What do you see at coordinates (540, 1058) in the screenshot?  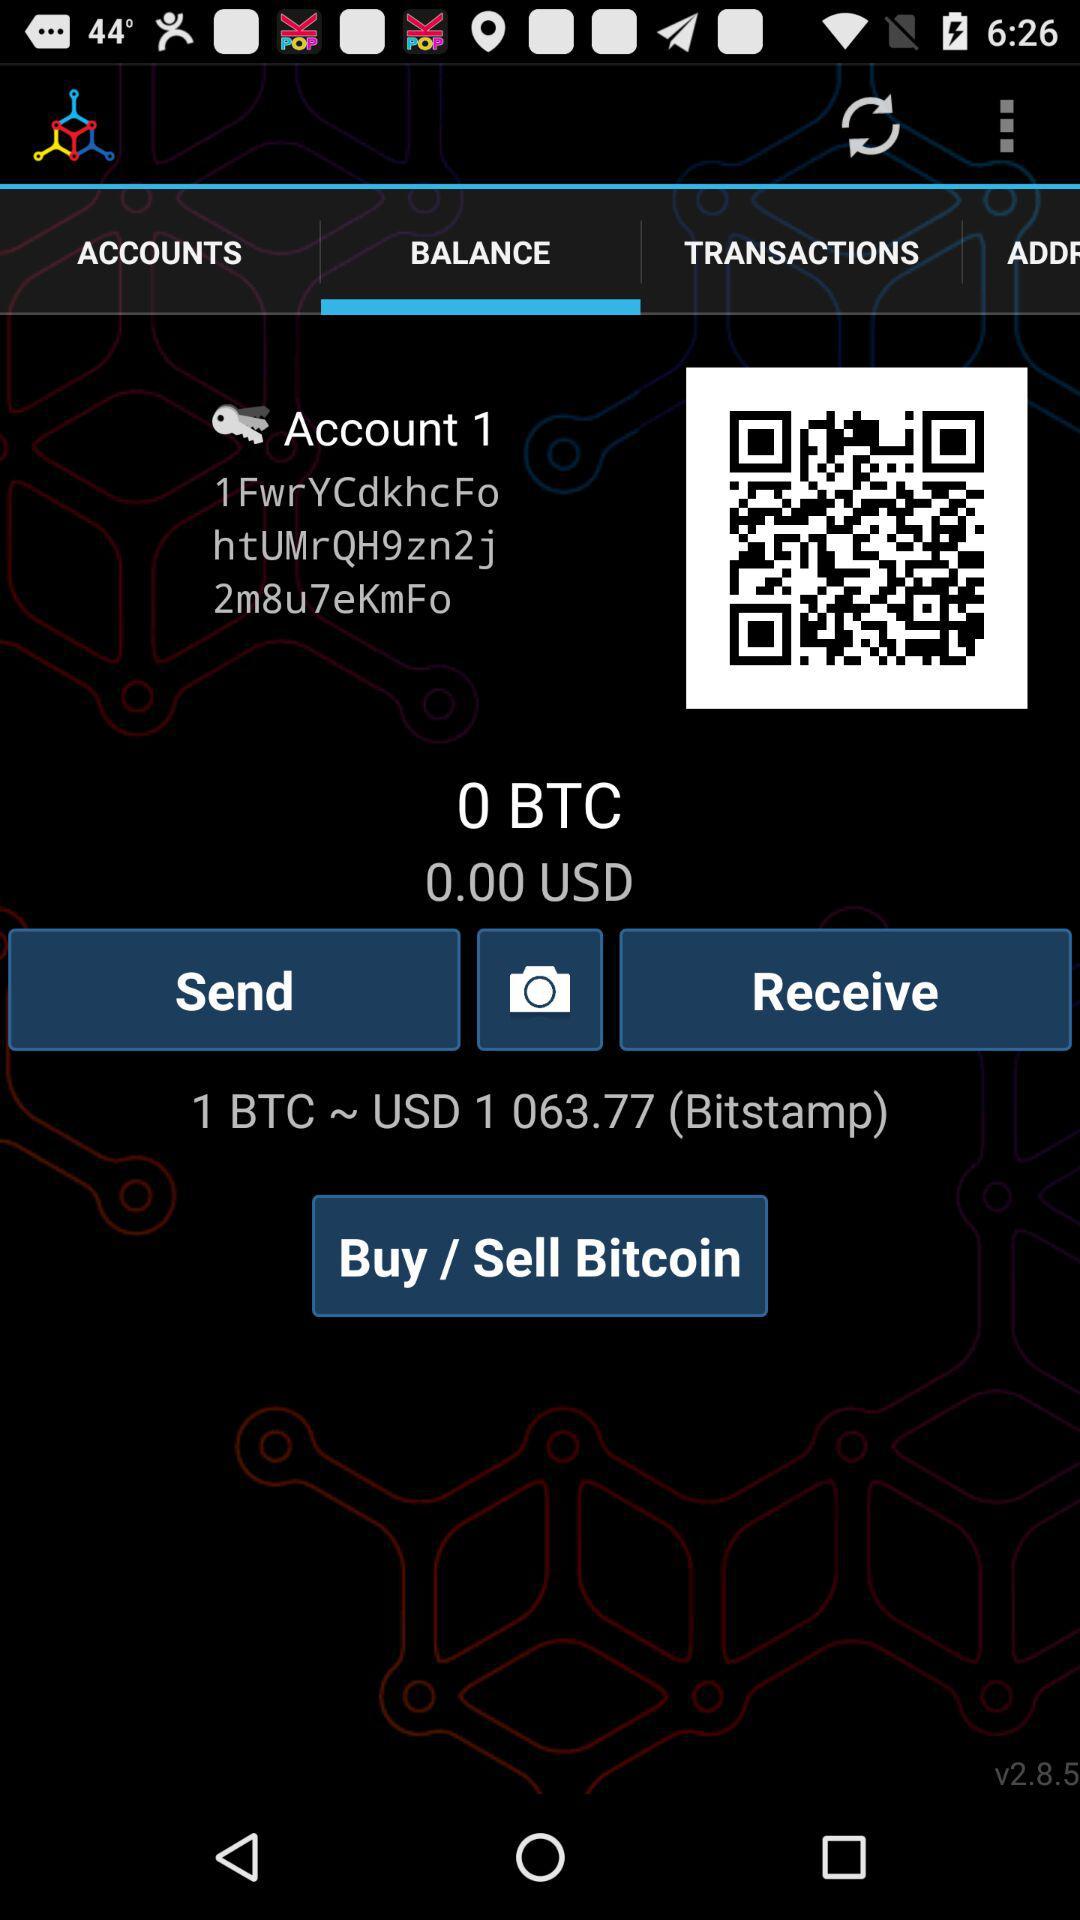 I see `the photo icon` at bounding box center [540, 1058].